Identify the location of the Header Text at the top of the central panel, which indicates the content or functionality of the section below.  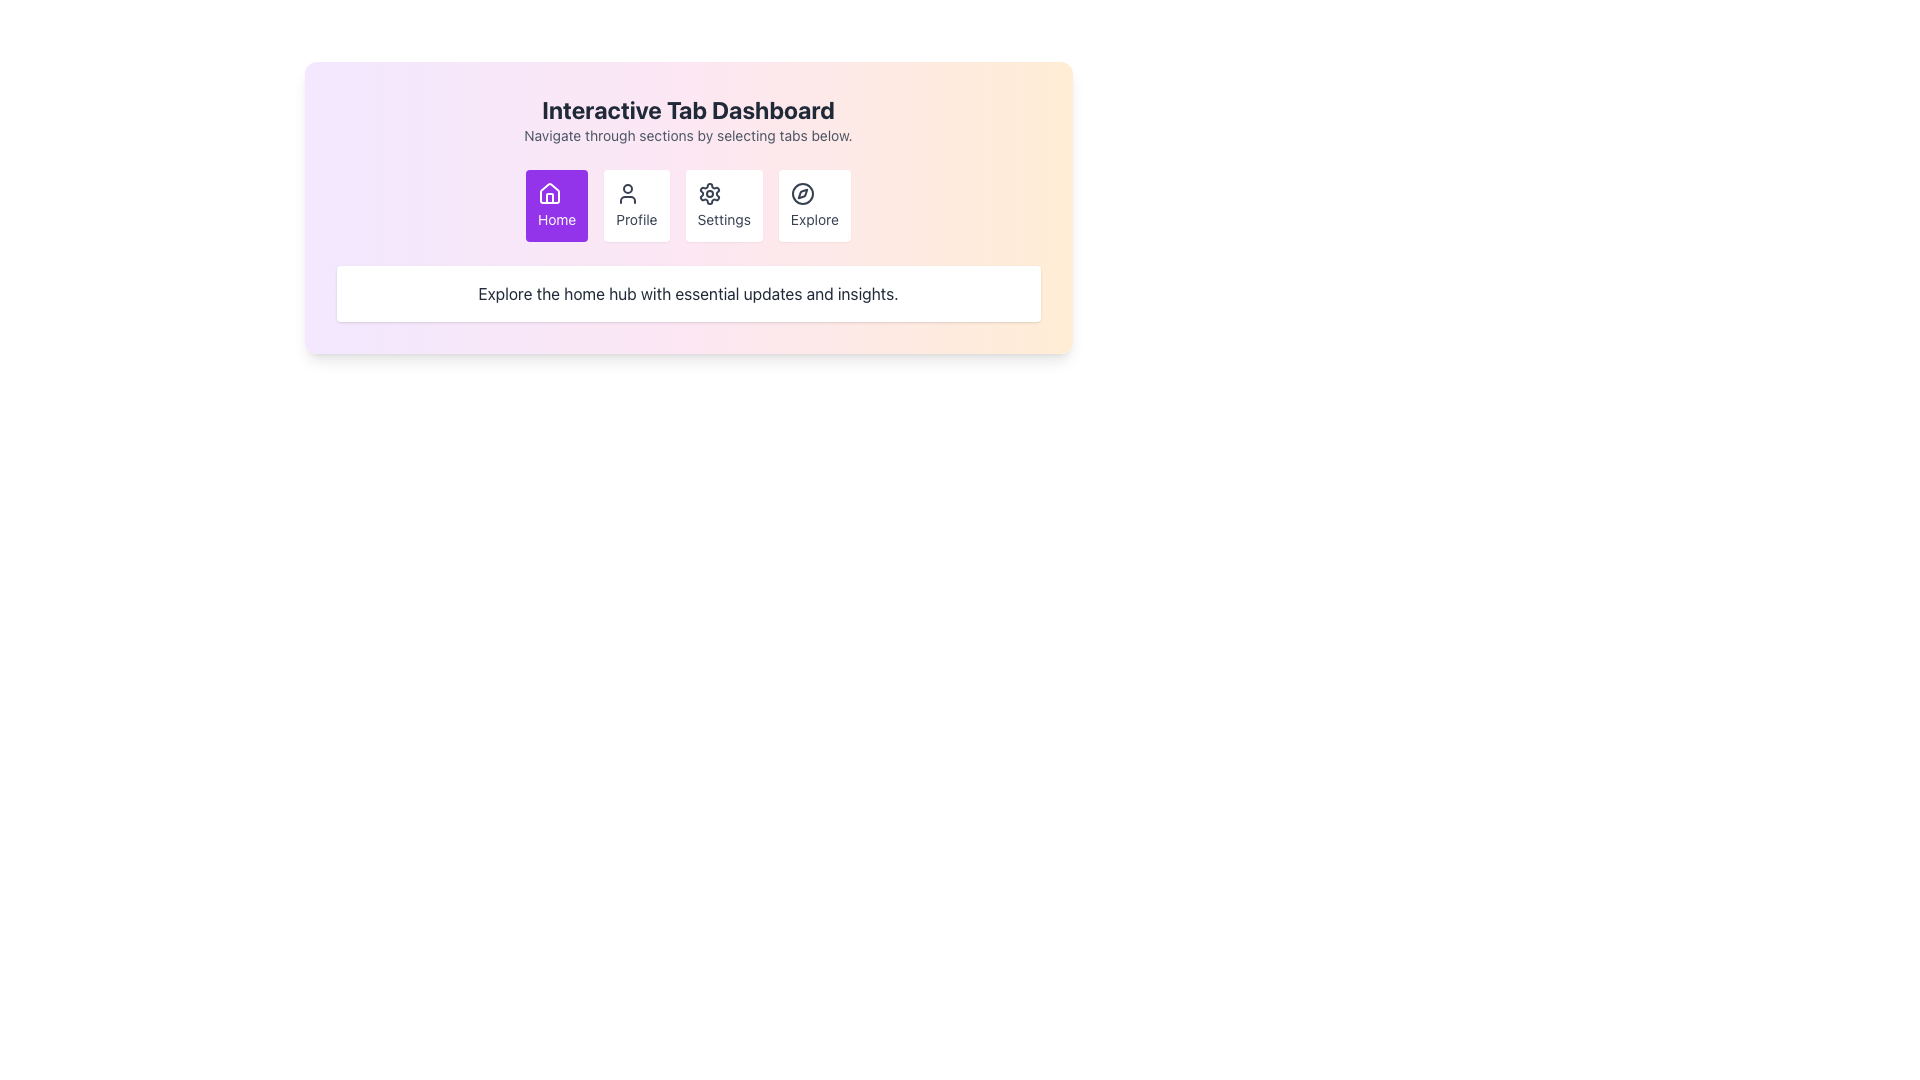
(688, 110).